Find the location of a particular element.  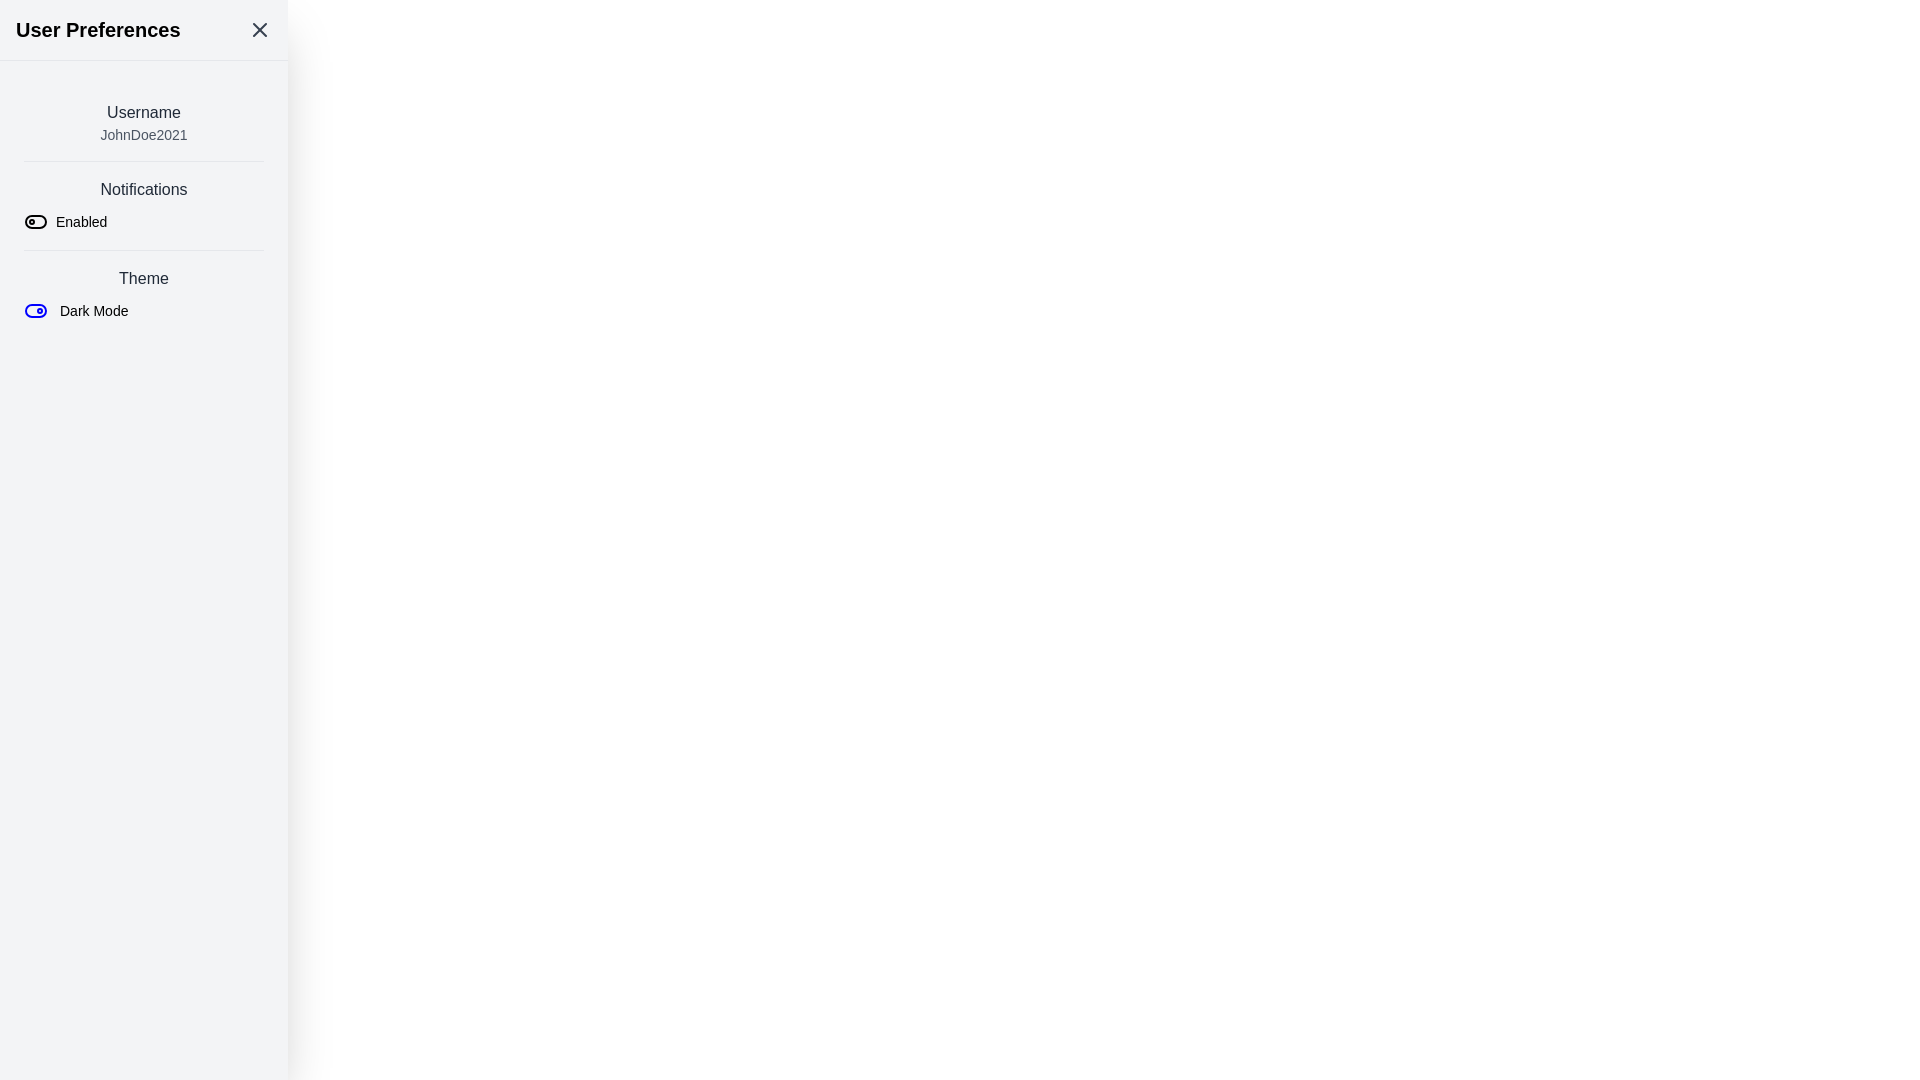

the toggle switch located to the left of the 'Dark Mode' text in the 'Theme' section of the 'User Preferences' panel is located at coordinates (35, 311).